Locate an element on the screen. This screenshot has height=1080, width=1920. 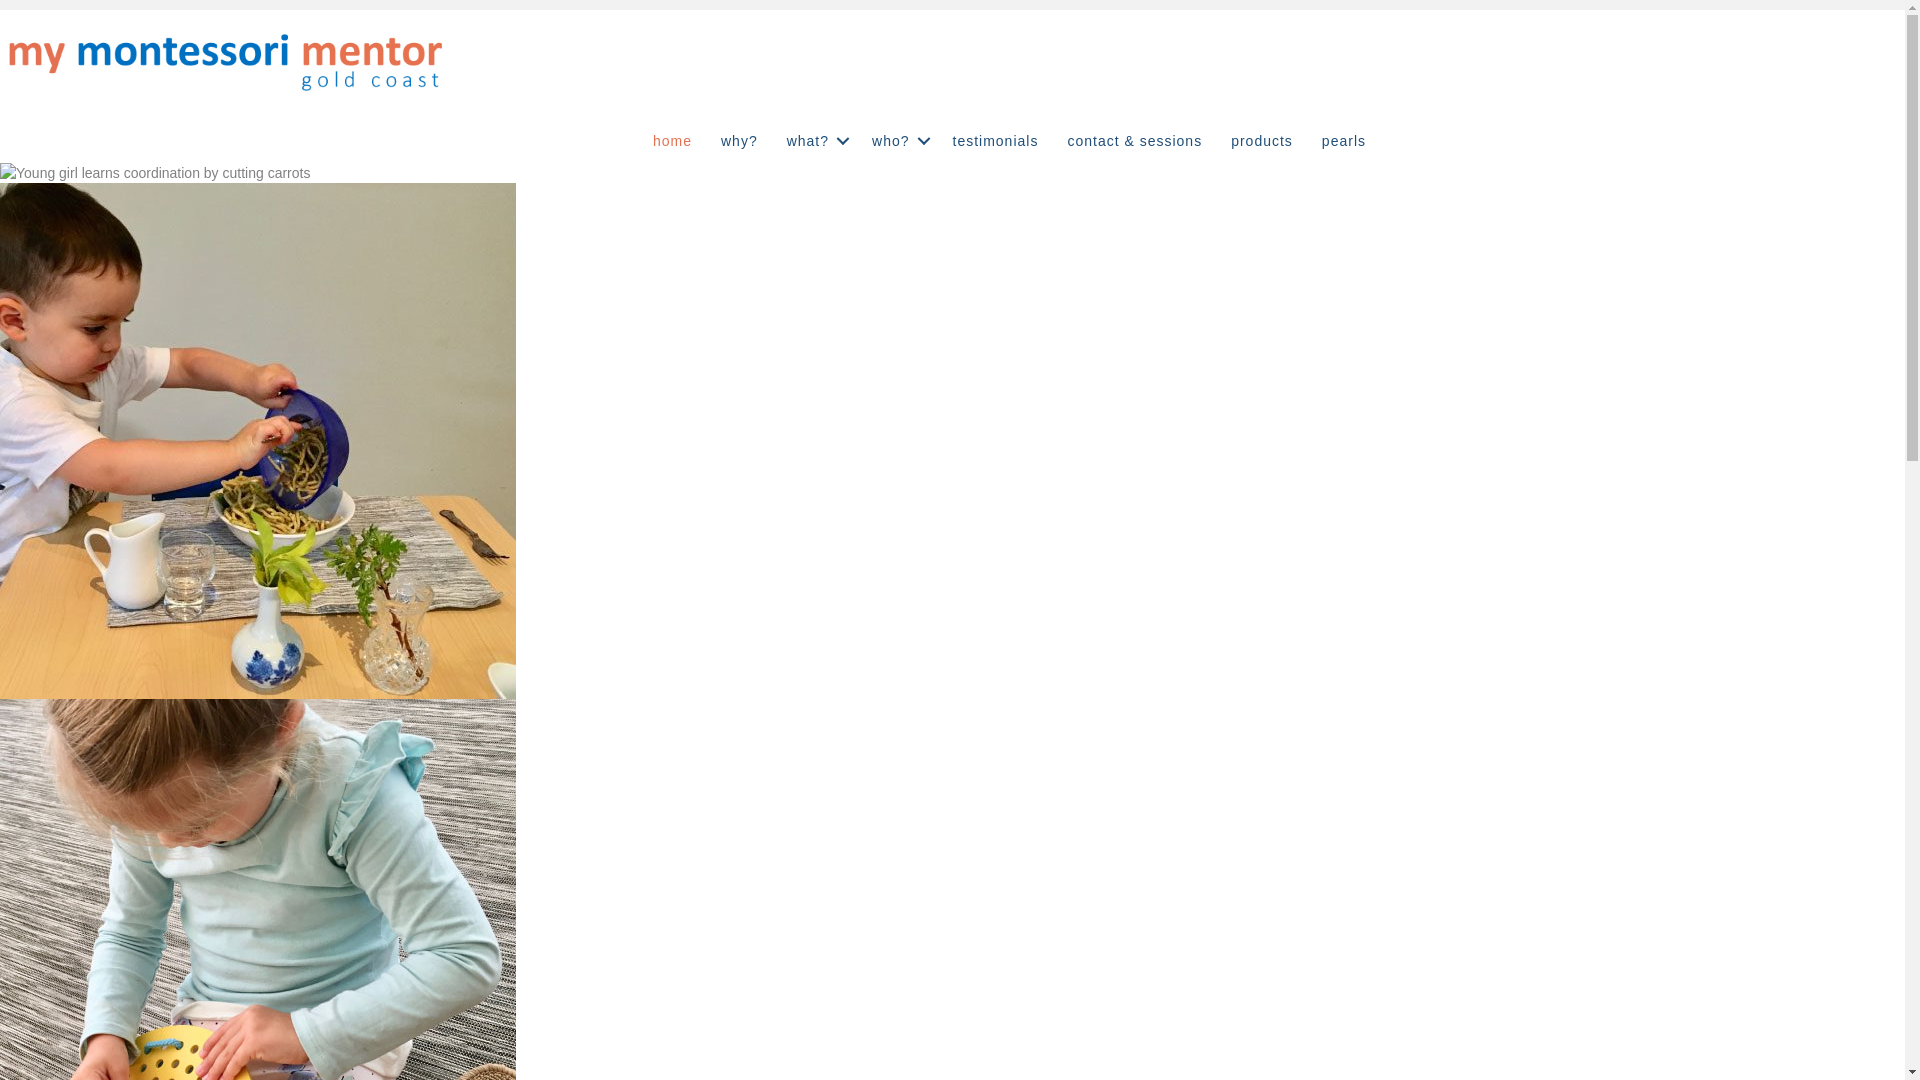
'pearls' is located at coordinates (1308, 140).